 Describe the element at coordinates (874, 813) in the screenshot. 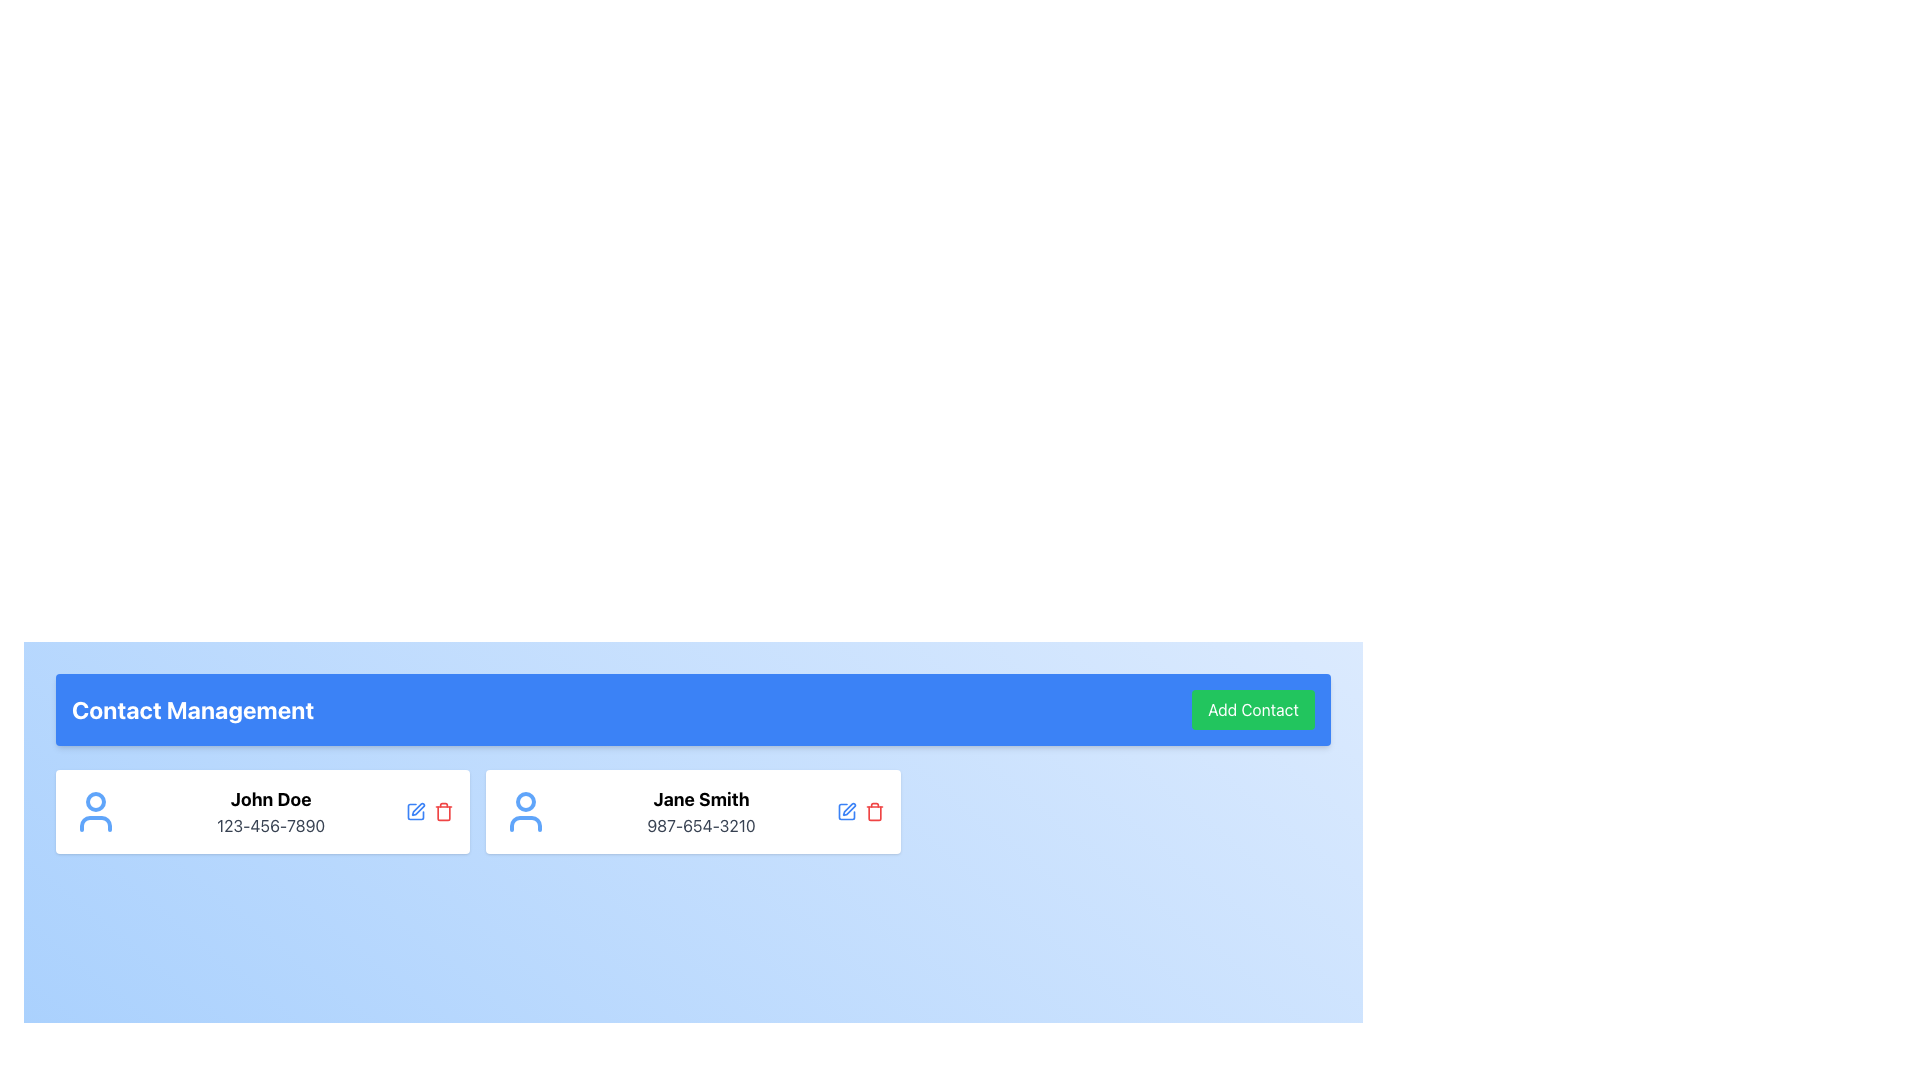

I see `the trash icon within the delete button of Jane Smith's contact card` at that location.